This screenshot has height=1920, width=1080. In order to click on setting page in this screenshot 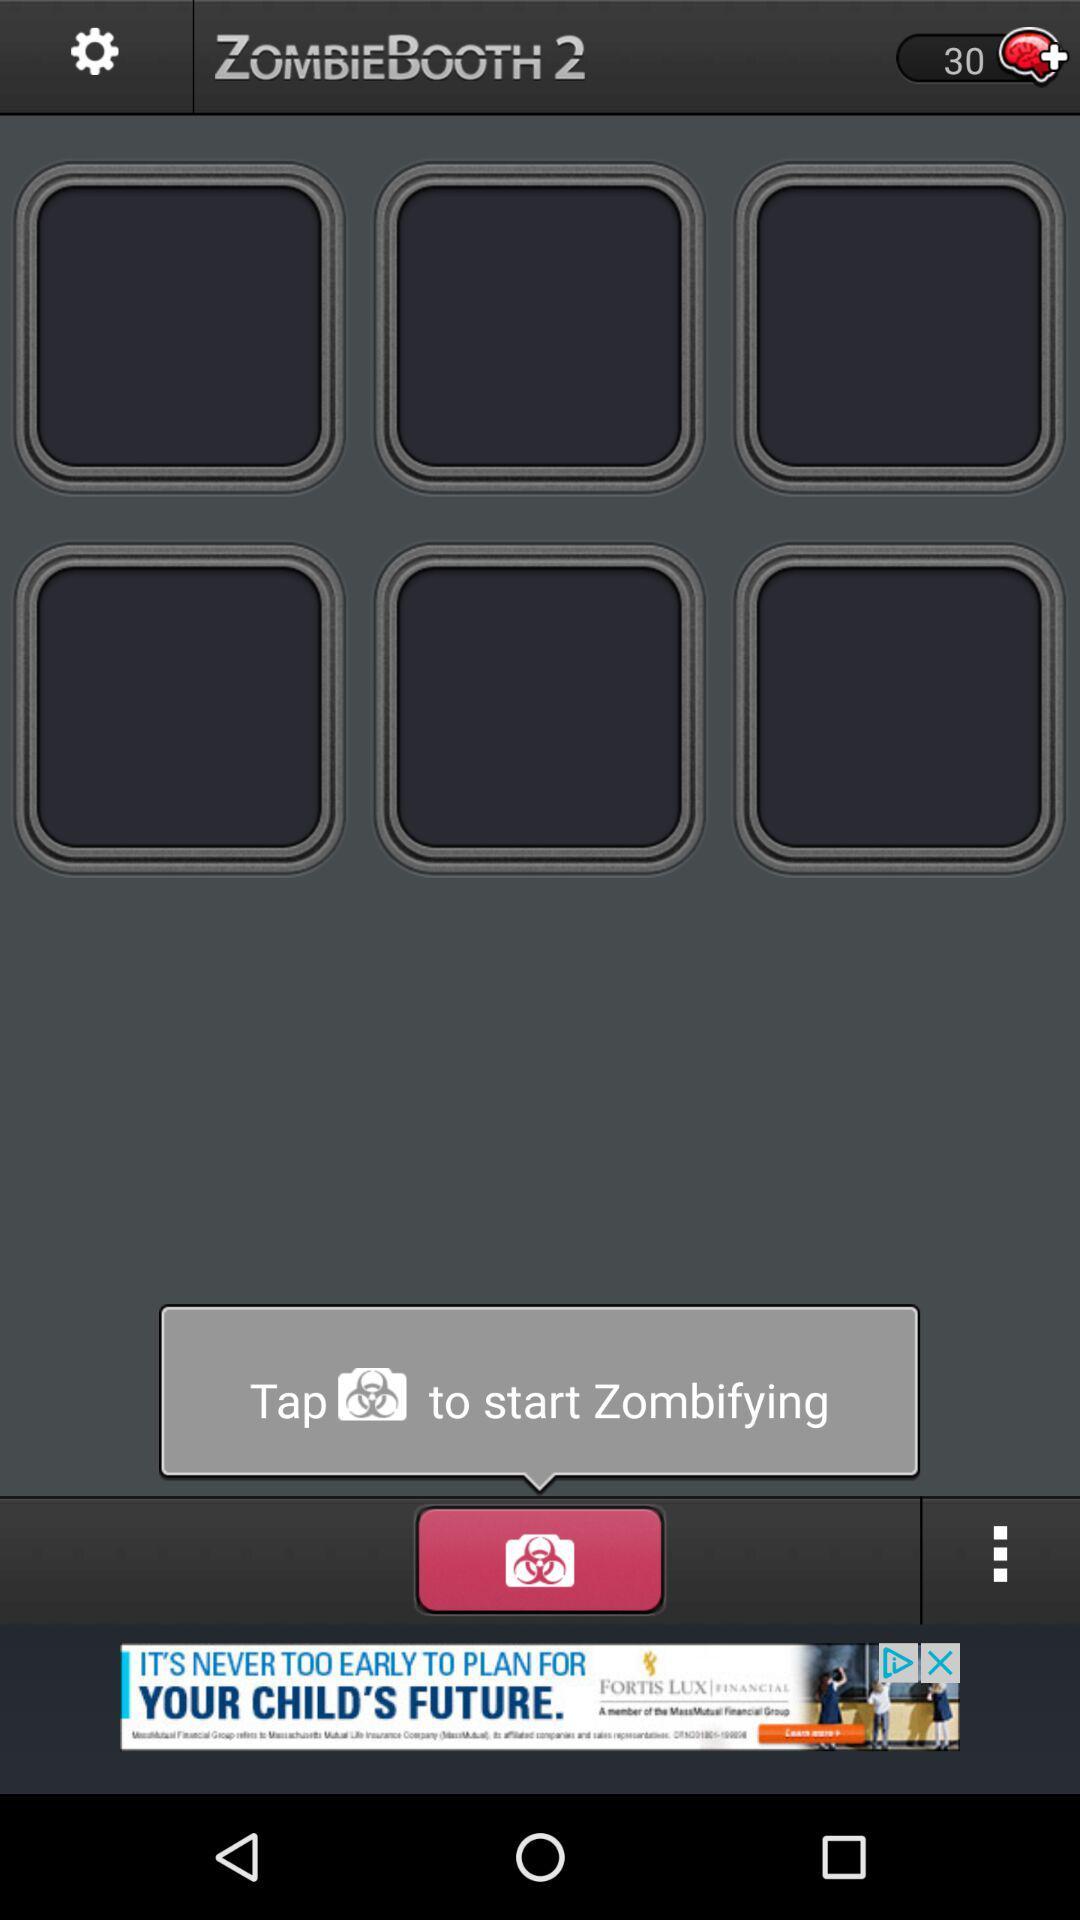, I will do `click(96, 57)`.